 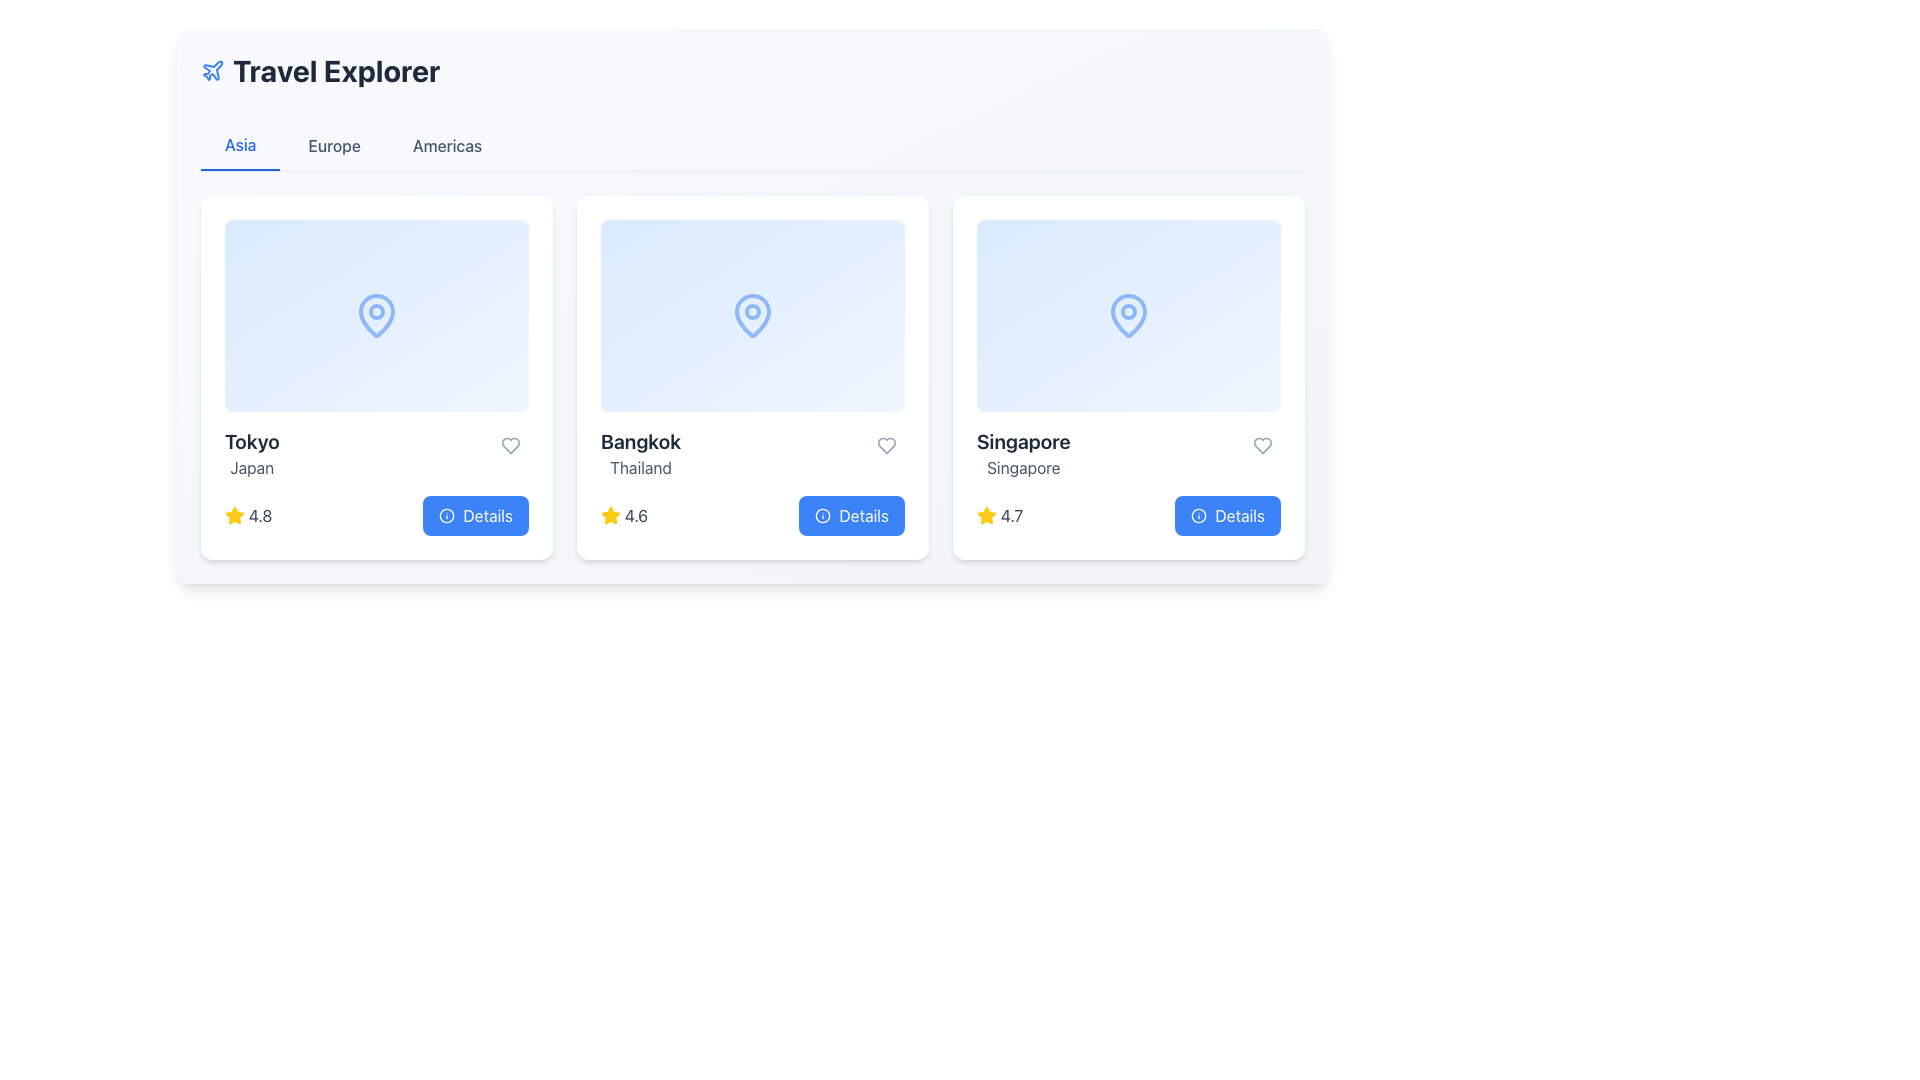 I want to click on the pin icon with a circular top and pointed bottom, styled in light blue and semi-transparent, located at the center of the 'Tokyo, Japan' card in the 'Travel Explorer' interface, so click(x=377, y=315).